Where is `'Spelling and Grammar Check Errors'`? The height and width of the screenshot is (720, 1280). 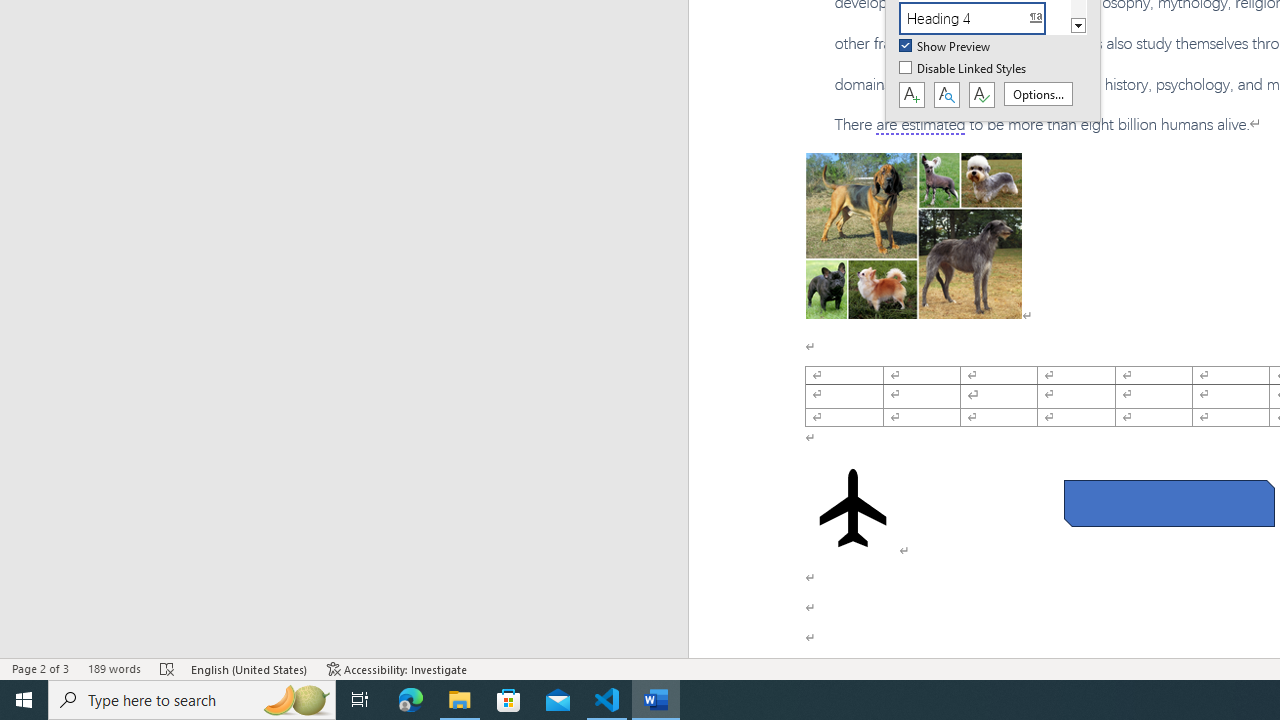
'Spelling and Grammar Check Errors' is located at coordinates (168, 669).